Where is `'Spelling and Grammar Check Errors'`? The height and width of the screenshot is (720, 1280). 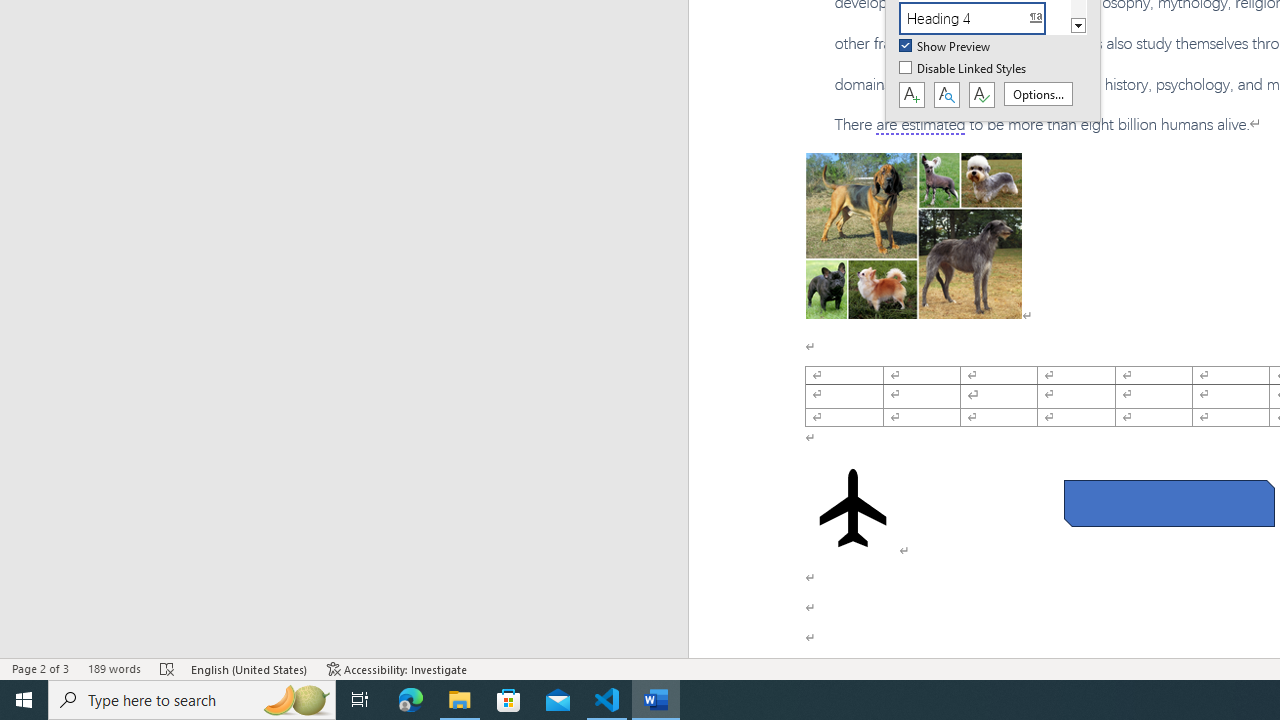
'Spelling and Grammar Check Errors' is located at coordinates (168, 669).